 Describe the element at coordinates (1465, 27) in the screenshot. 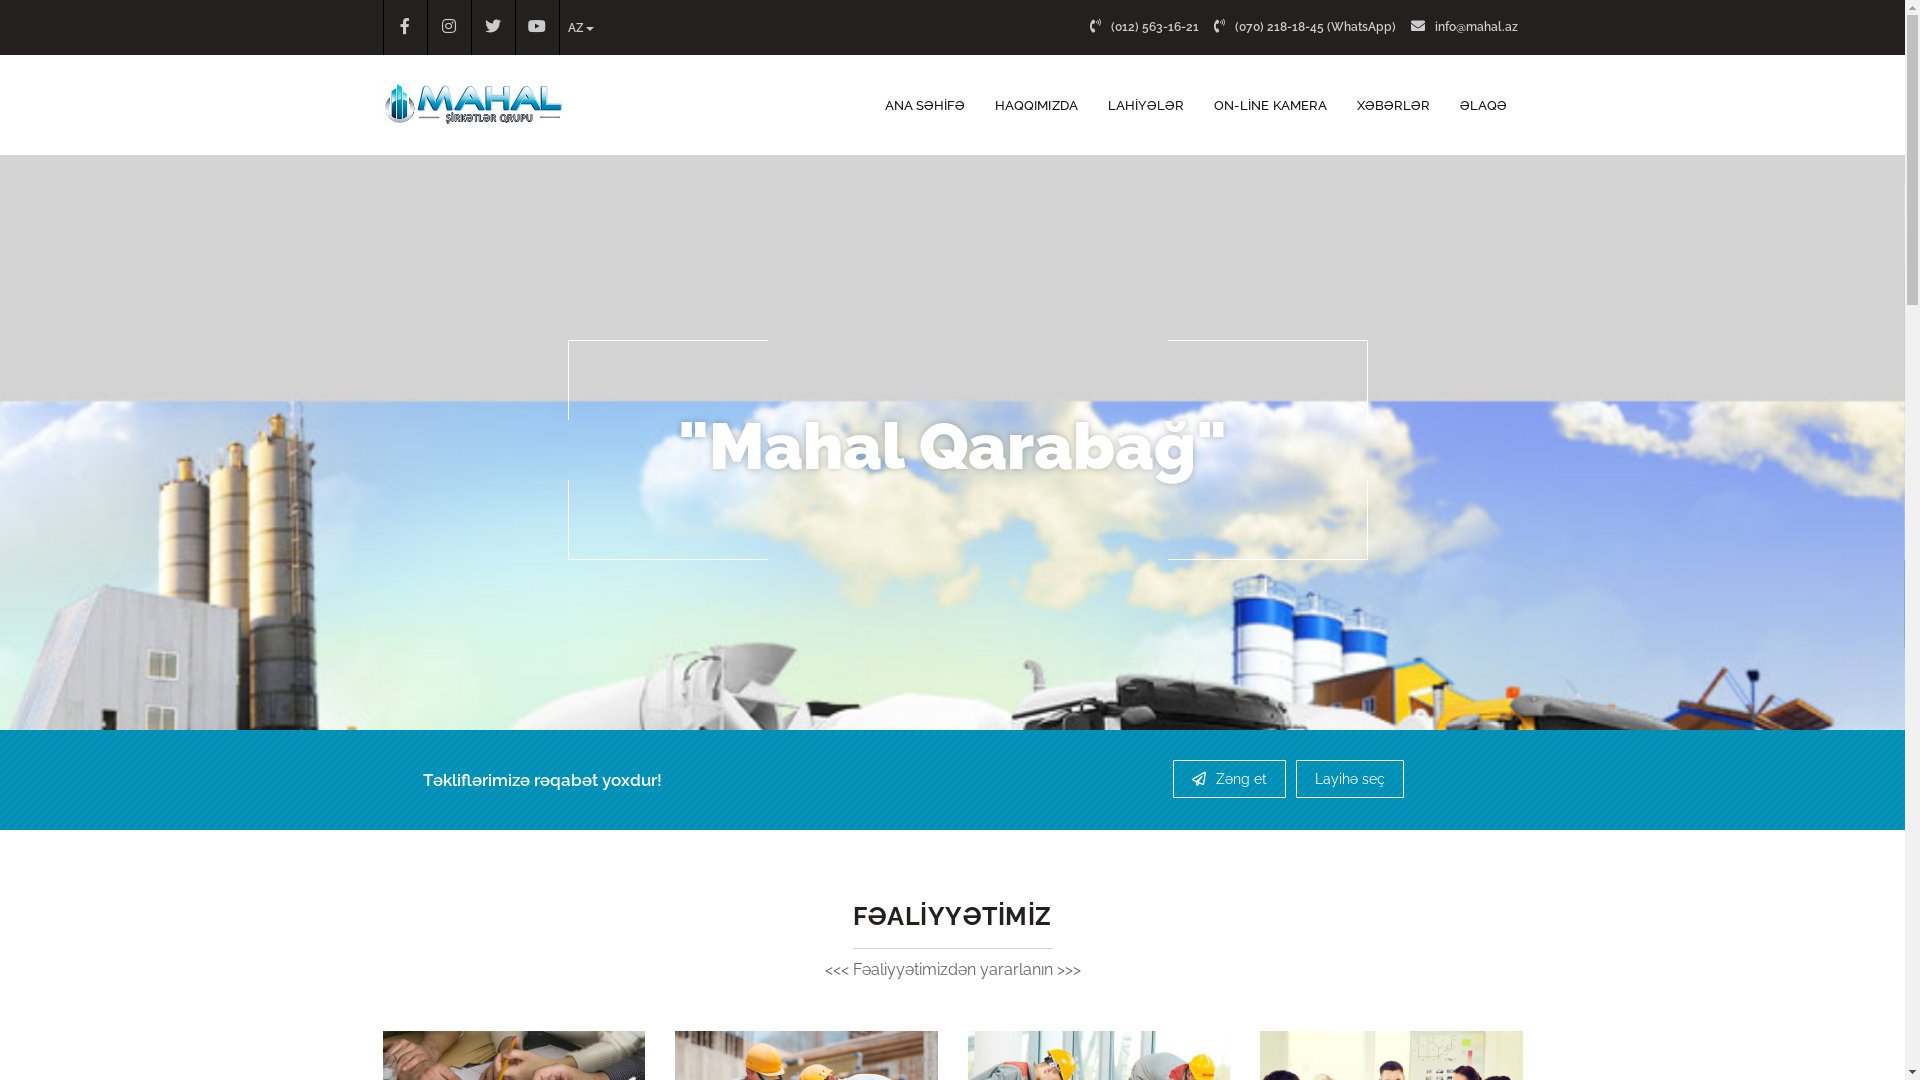

I see `'info@mahal.az'` at that location.